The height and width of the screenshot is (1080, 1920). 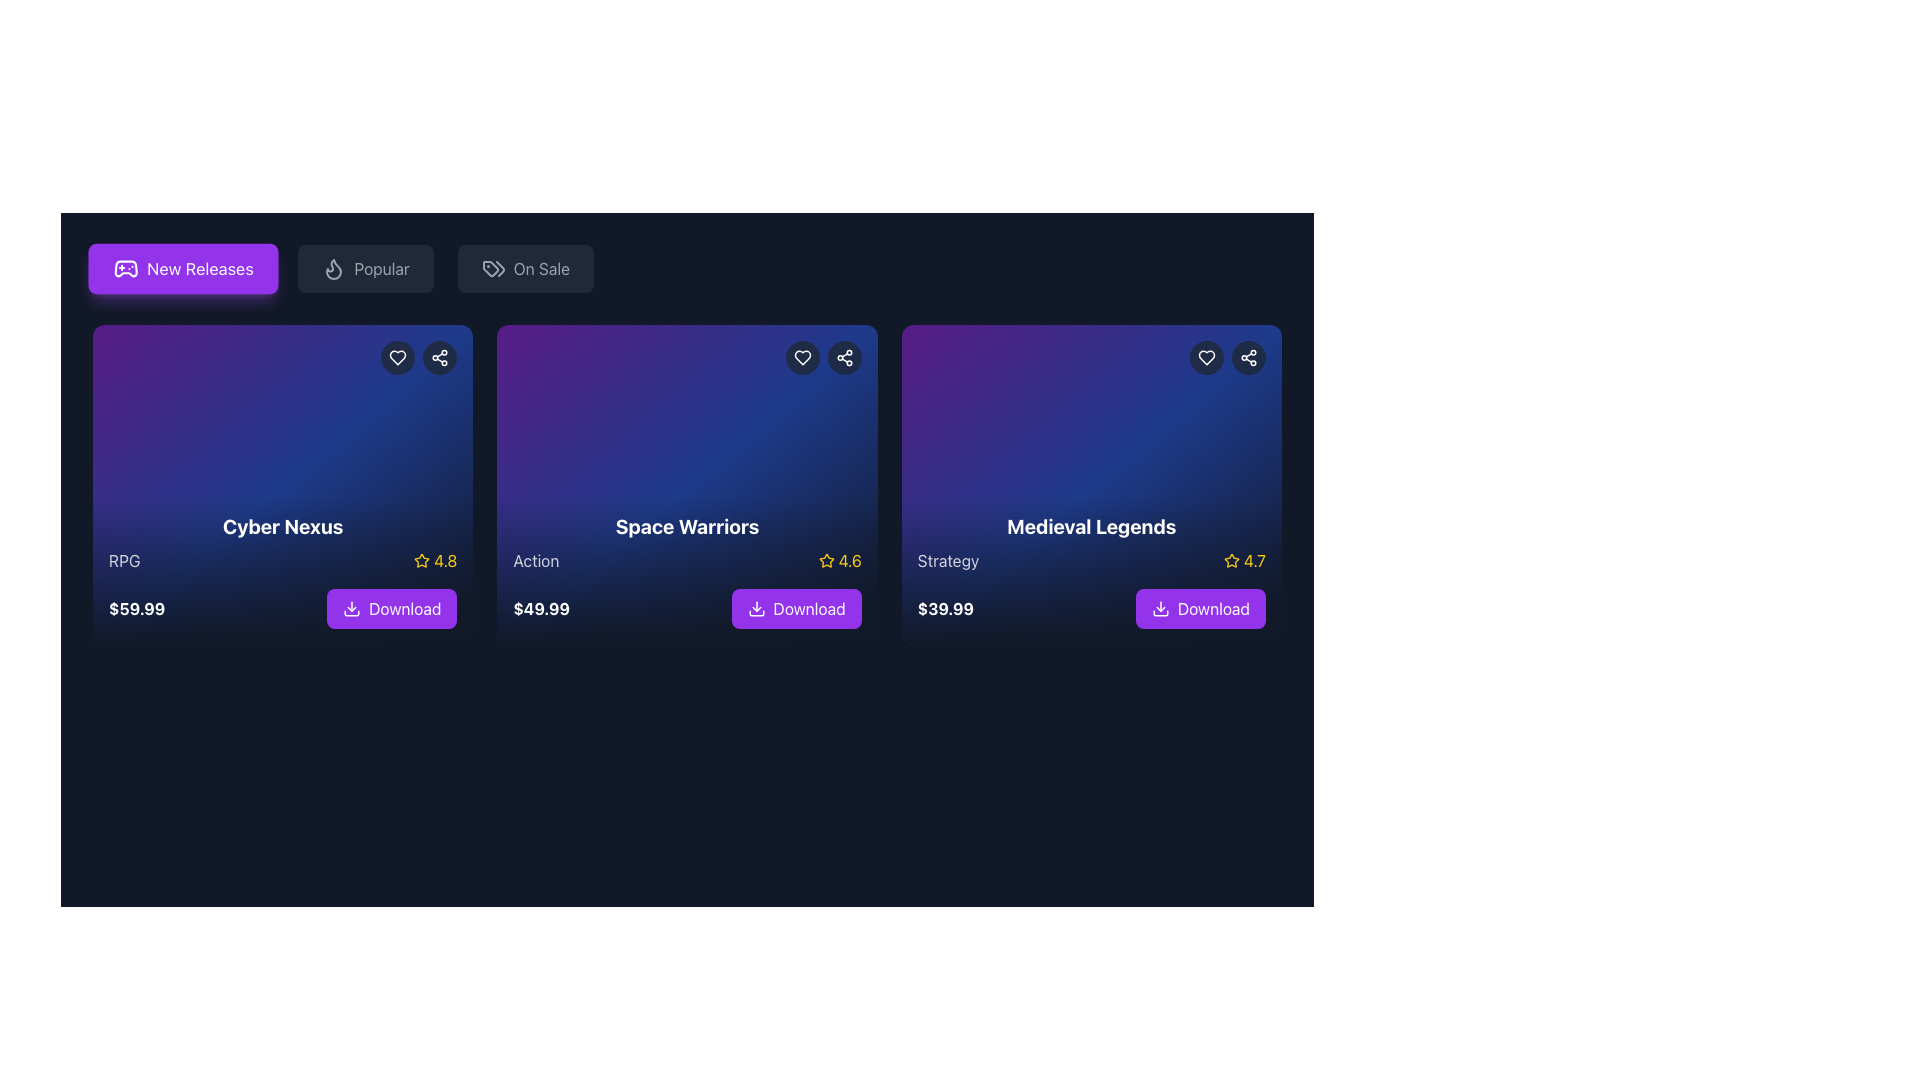 I want to click on the Rating display element, which features a yellow star icon and the numeric rating '4.8', so click(x=434, y=560).